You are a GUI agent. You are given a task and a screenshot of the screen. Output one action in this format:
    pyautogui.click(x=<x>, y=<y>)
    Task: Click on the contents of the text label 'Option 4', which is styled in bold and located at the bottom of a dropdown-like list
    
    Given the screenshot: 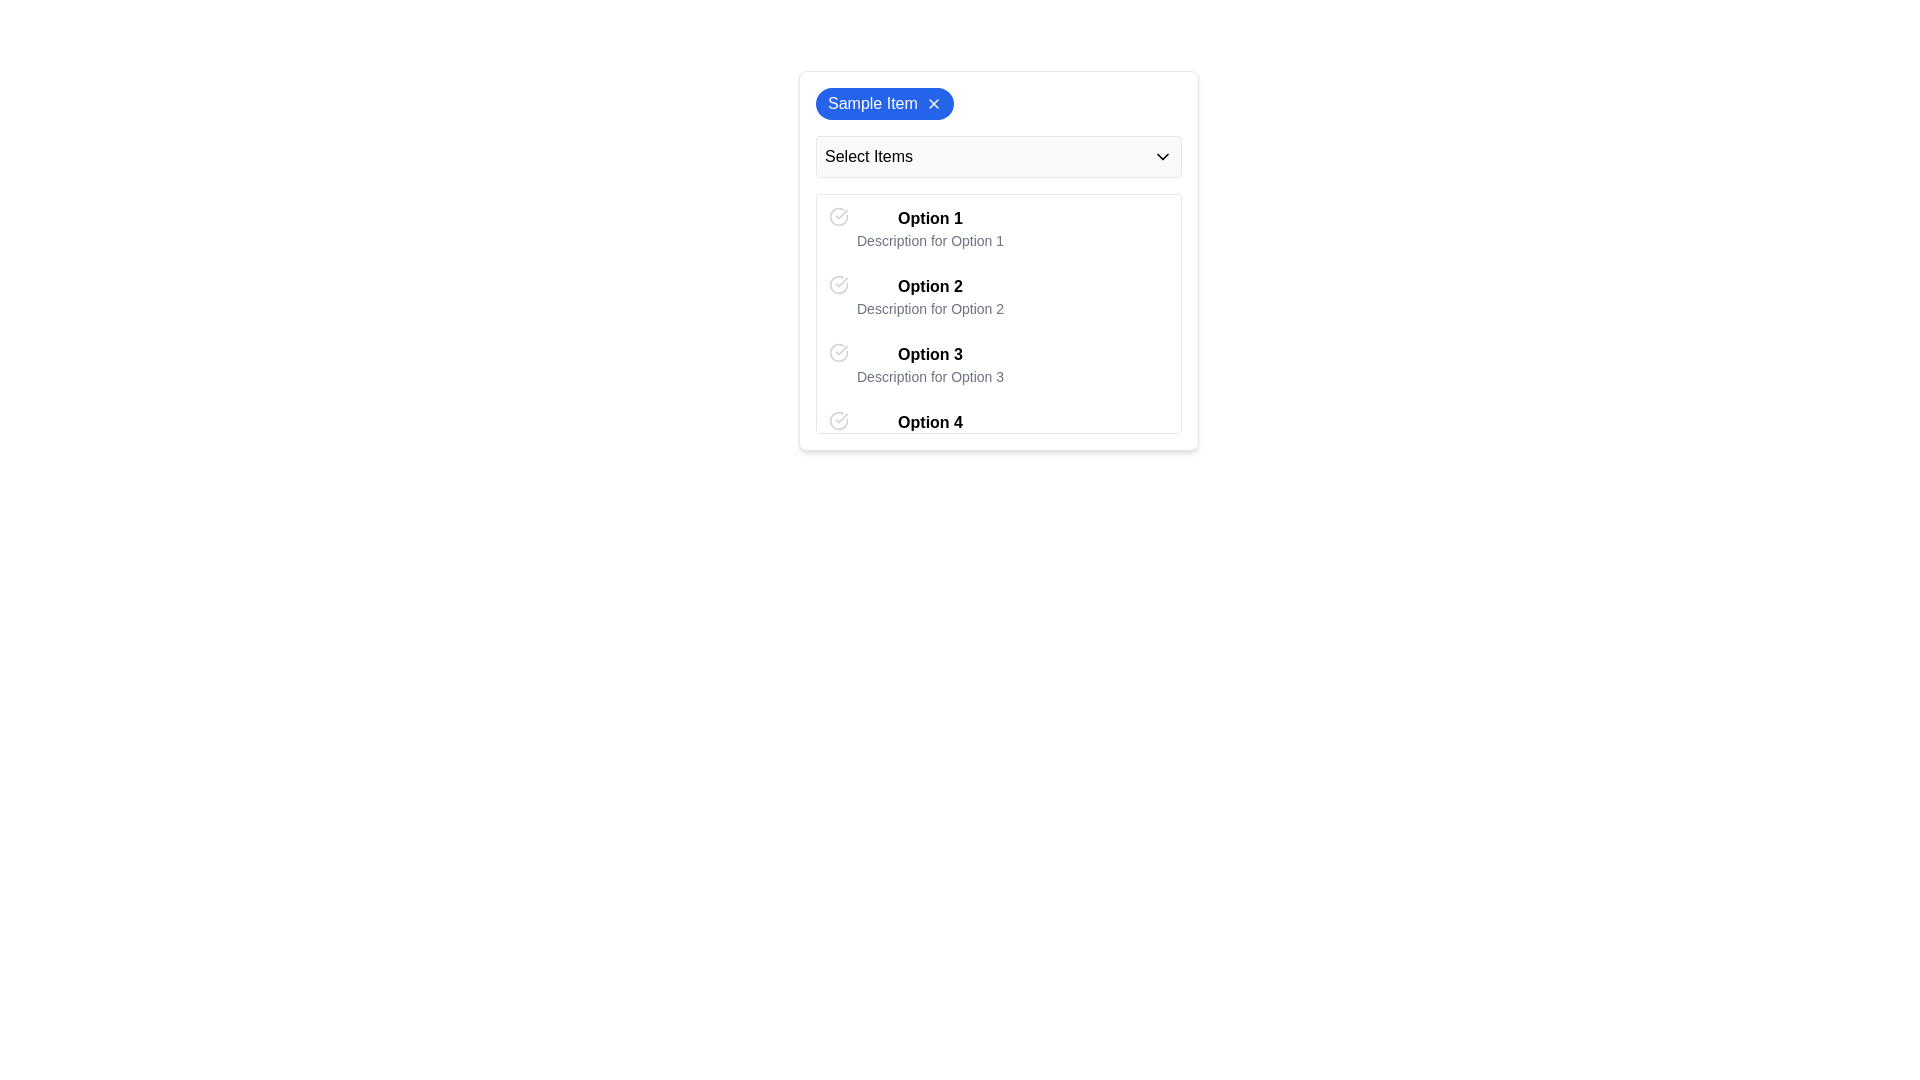 What is the action you would take?
    pyautogui.click(x=929, y=422)
    